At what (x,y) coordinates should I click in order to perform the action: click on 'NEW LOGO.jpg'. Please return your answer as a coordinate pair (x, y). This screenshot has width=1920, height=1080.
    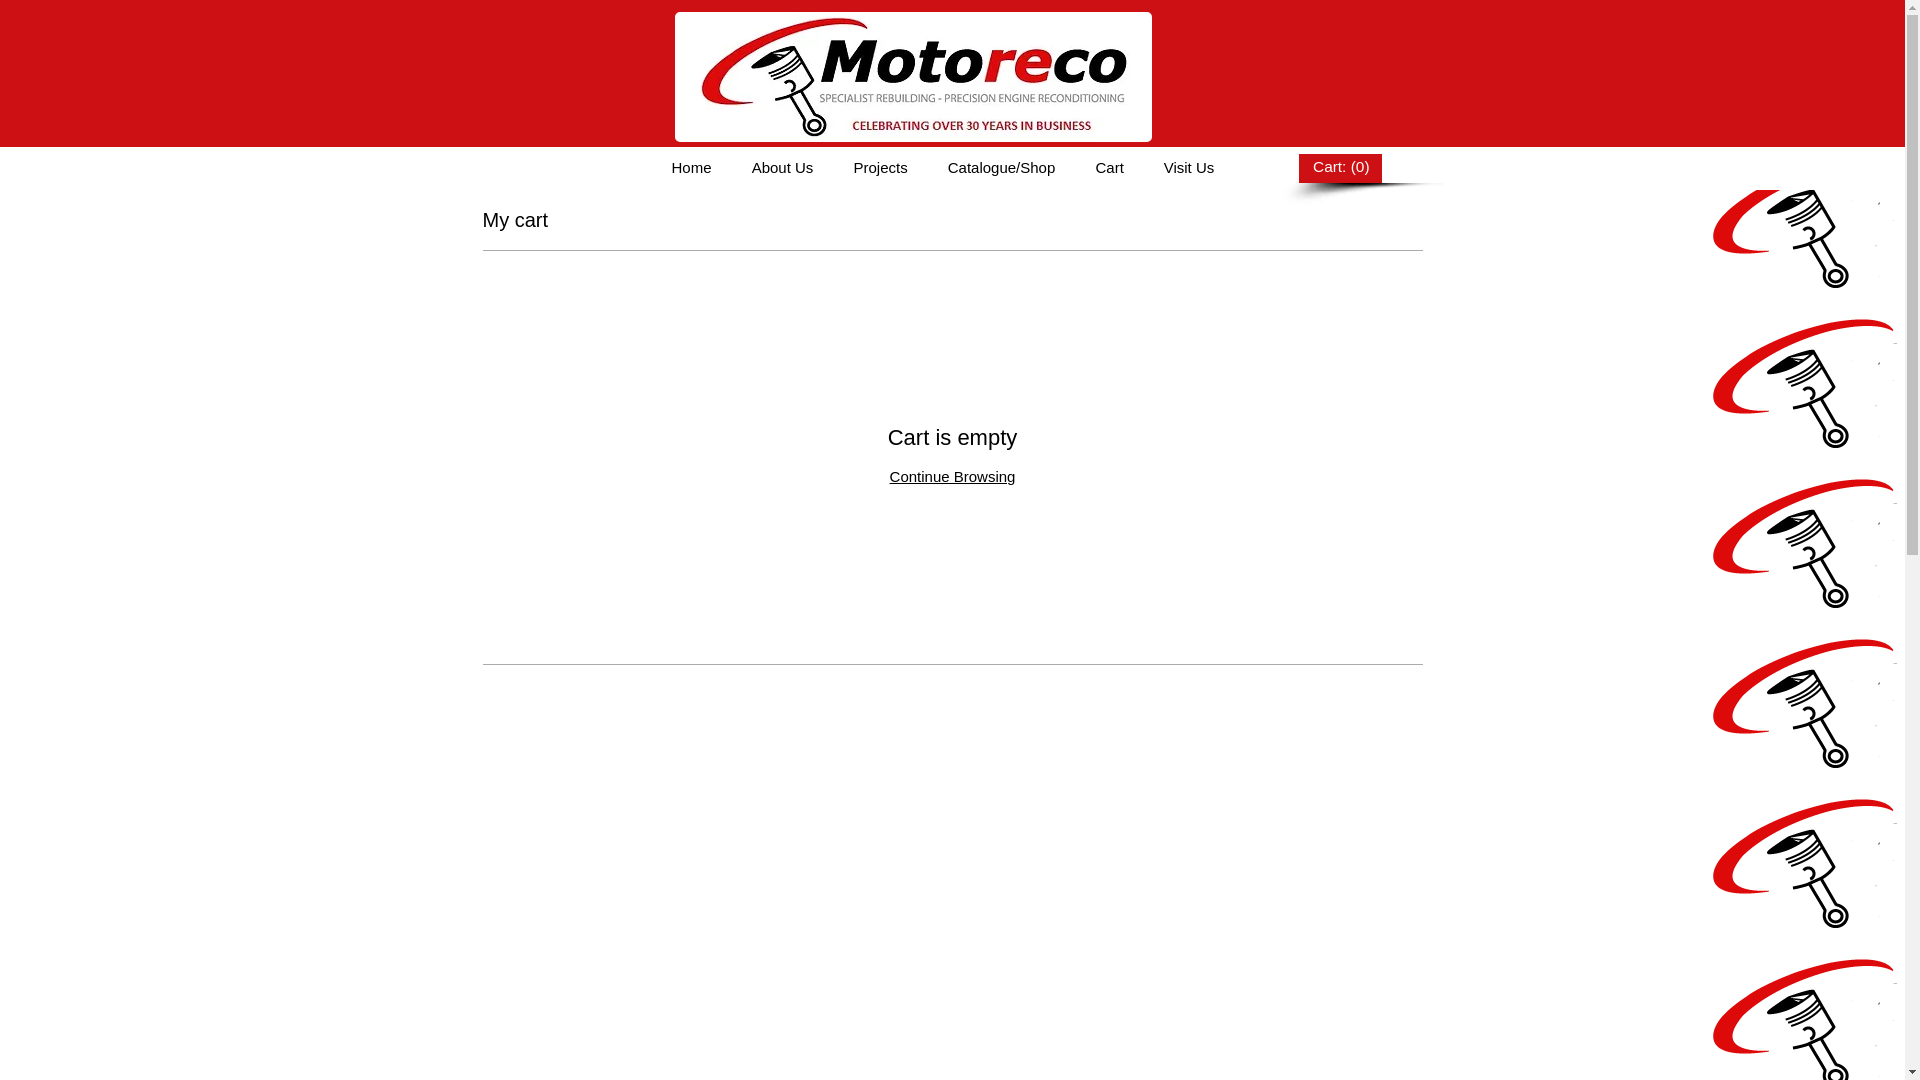
    Looking at the image, I should click on (911, 76).